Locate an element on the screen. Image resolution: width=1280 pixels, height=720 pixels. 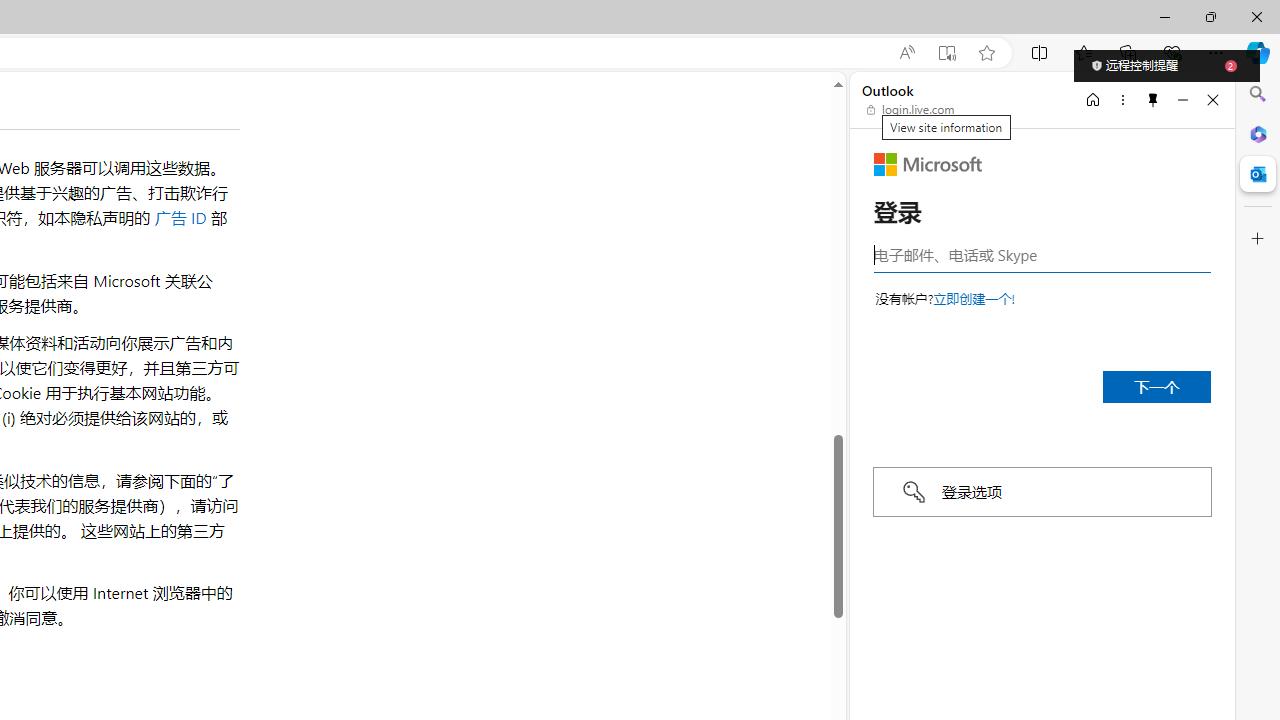
'Home' is located at coordinates (1092, 99).